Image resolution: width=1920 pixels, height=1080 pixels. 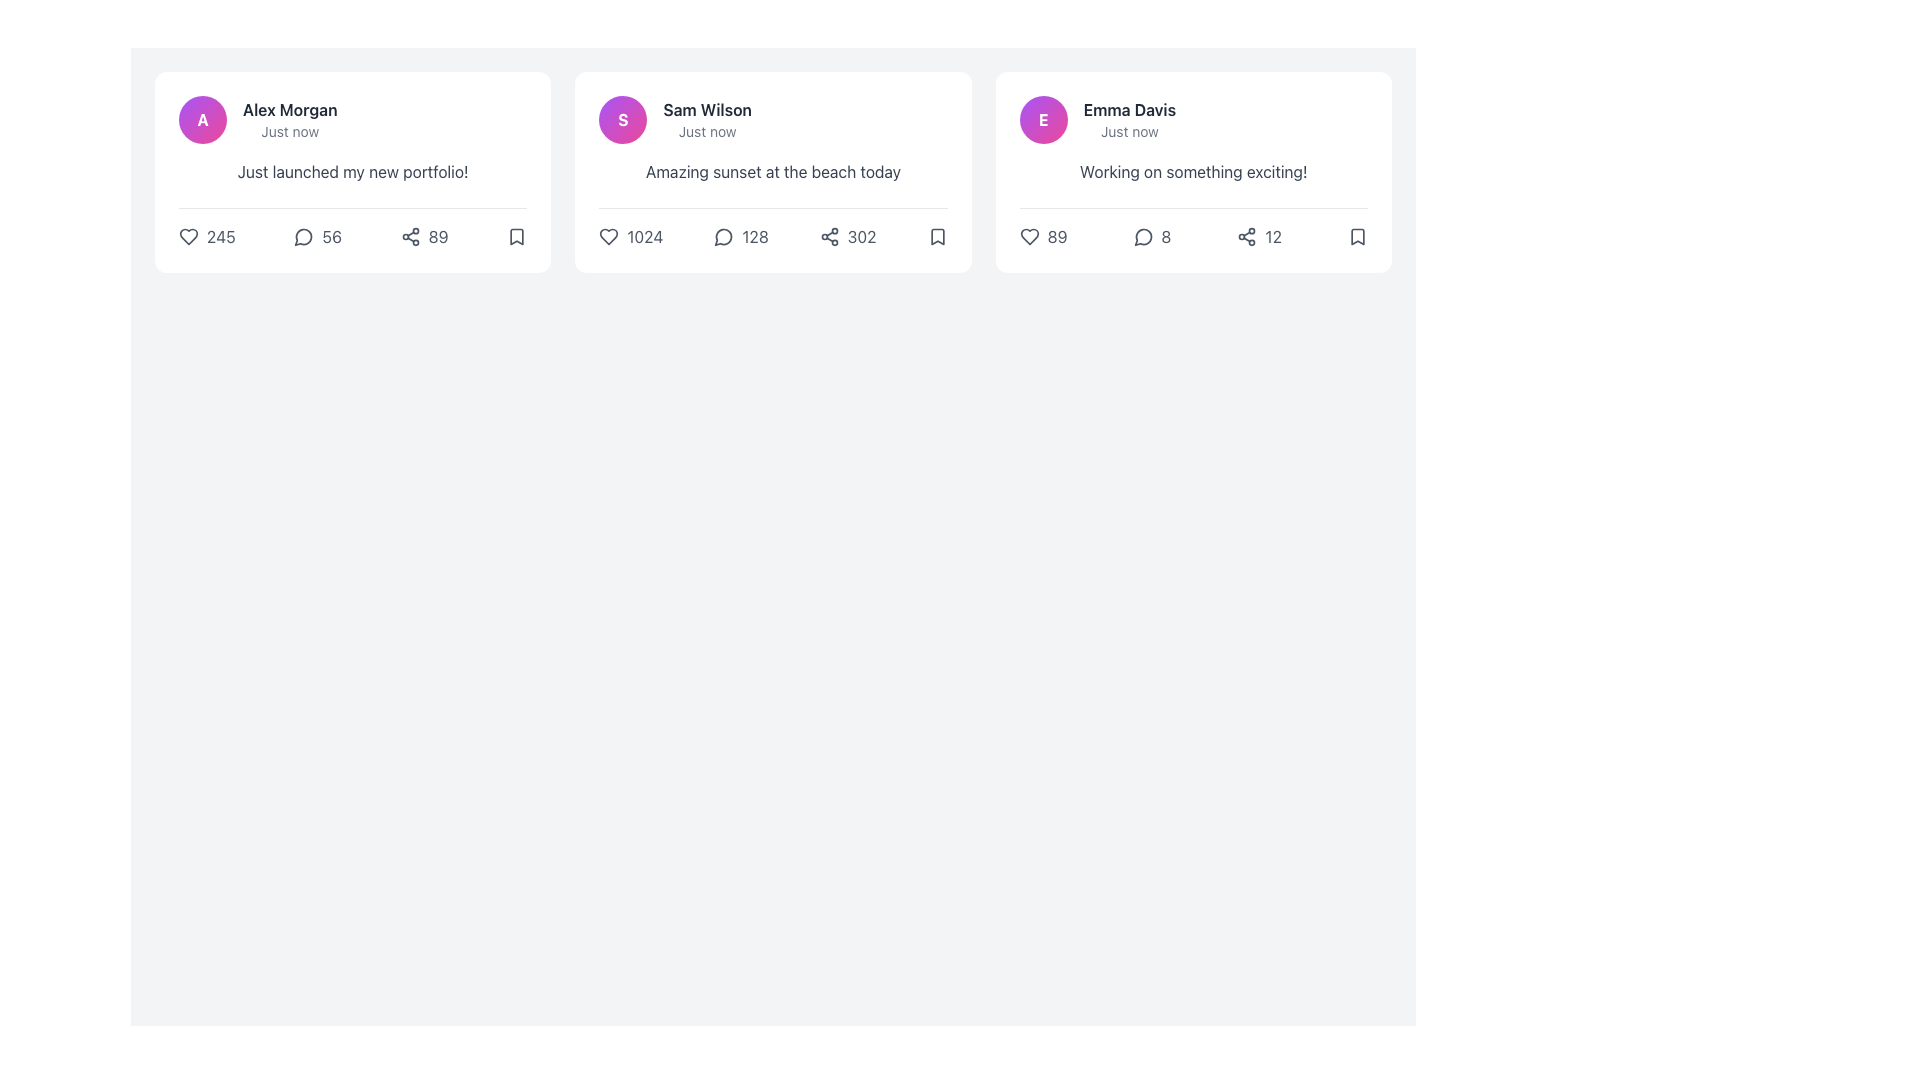 What do you see at coordinates (1042, 235) in the screenshot?
I see `the 'like' button located at the bottom of the card labeled 'Emma Davis', which shows an icon and the text indicating user engagement with 89 likes` at bounding box center [1042, 235].